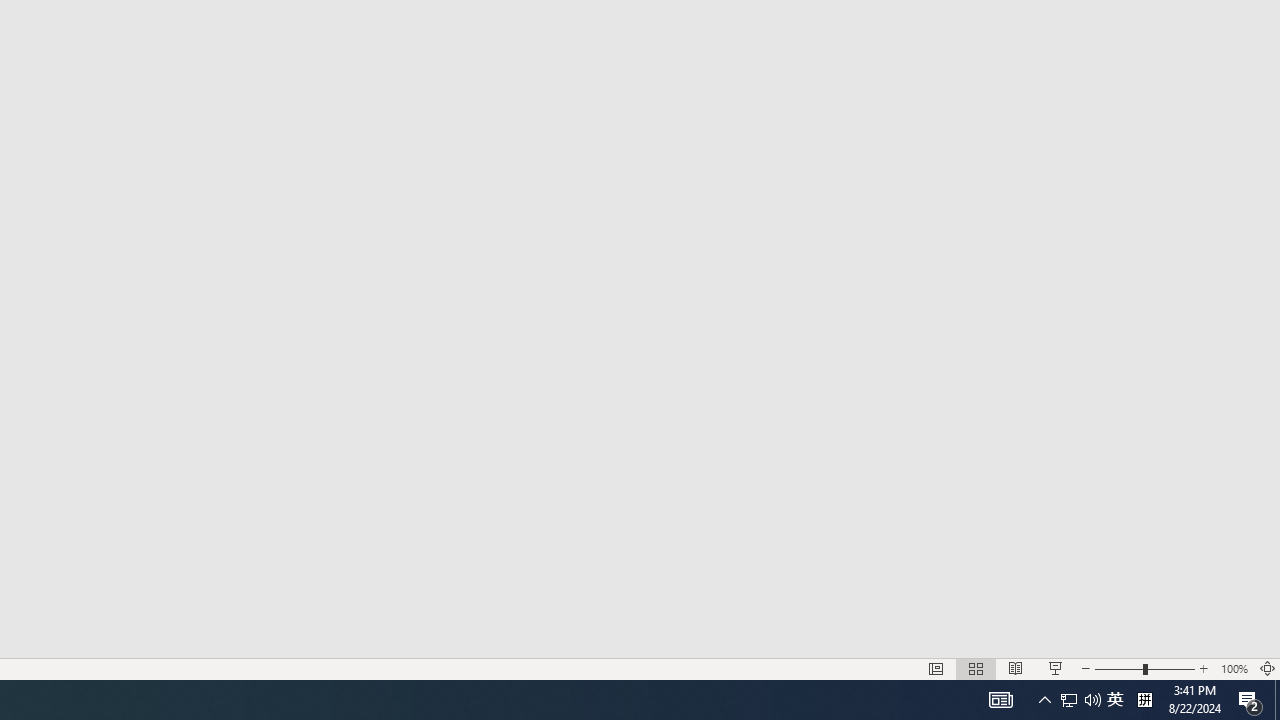  What do you see at coordinates (1144, 669) in the screenshot?
I see `'Zoom'` at bounding box center [1144, 669].